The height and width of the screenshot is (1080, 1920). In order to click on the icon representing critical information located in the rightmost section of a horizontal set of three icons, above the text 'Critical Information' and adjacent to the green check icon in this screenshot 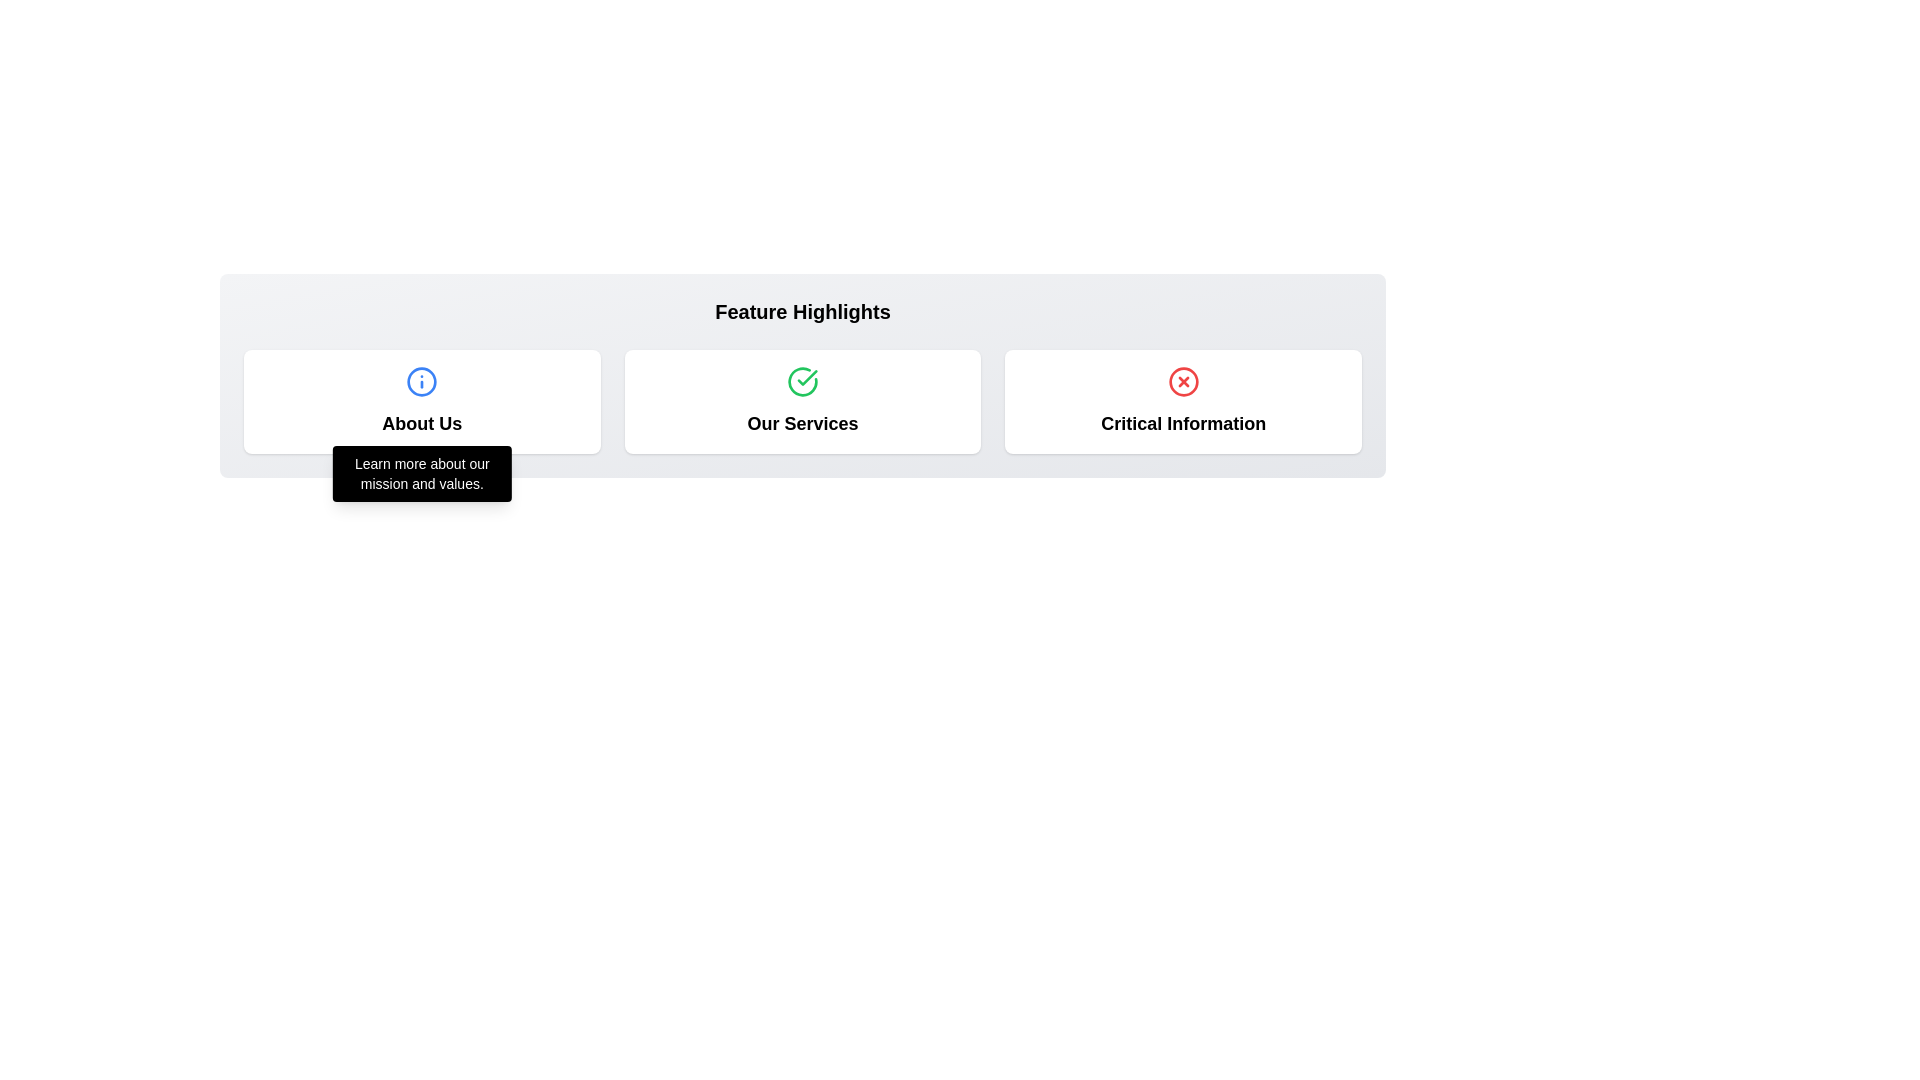, I will do `click(1183, 381)`.